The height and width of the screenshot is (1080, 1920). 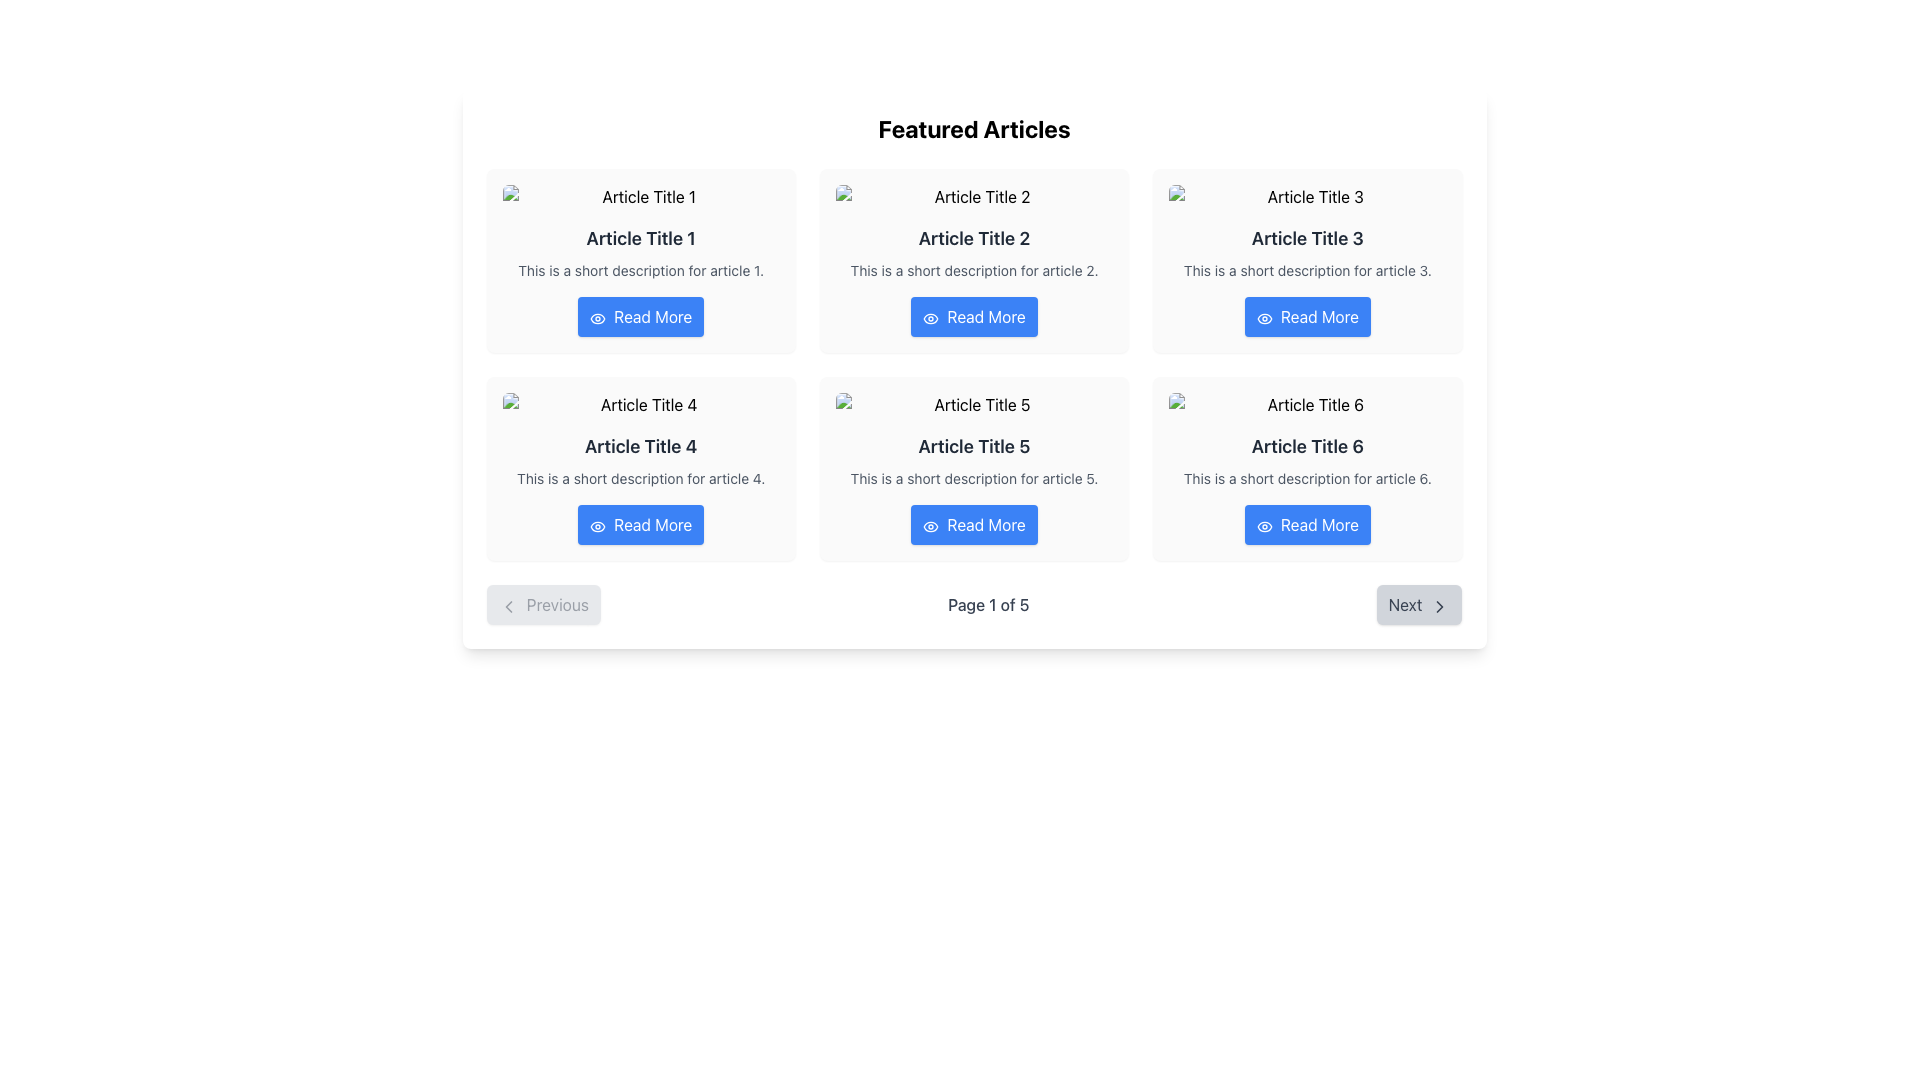 What do you see at coordinates (974, 446) in the screenshot?
I see `the text label that serves as the title of the article, located in the second row and second column of a 3x2 grid layout, positioned below an image and above a short description text and a button` at bounding box center [974, 446].